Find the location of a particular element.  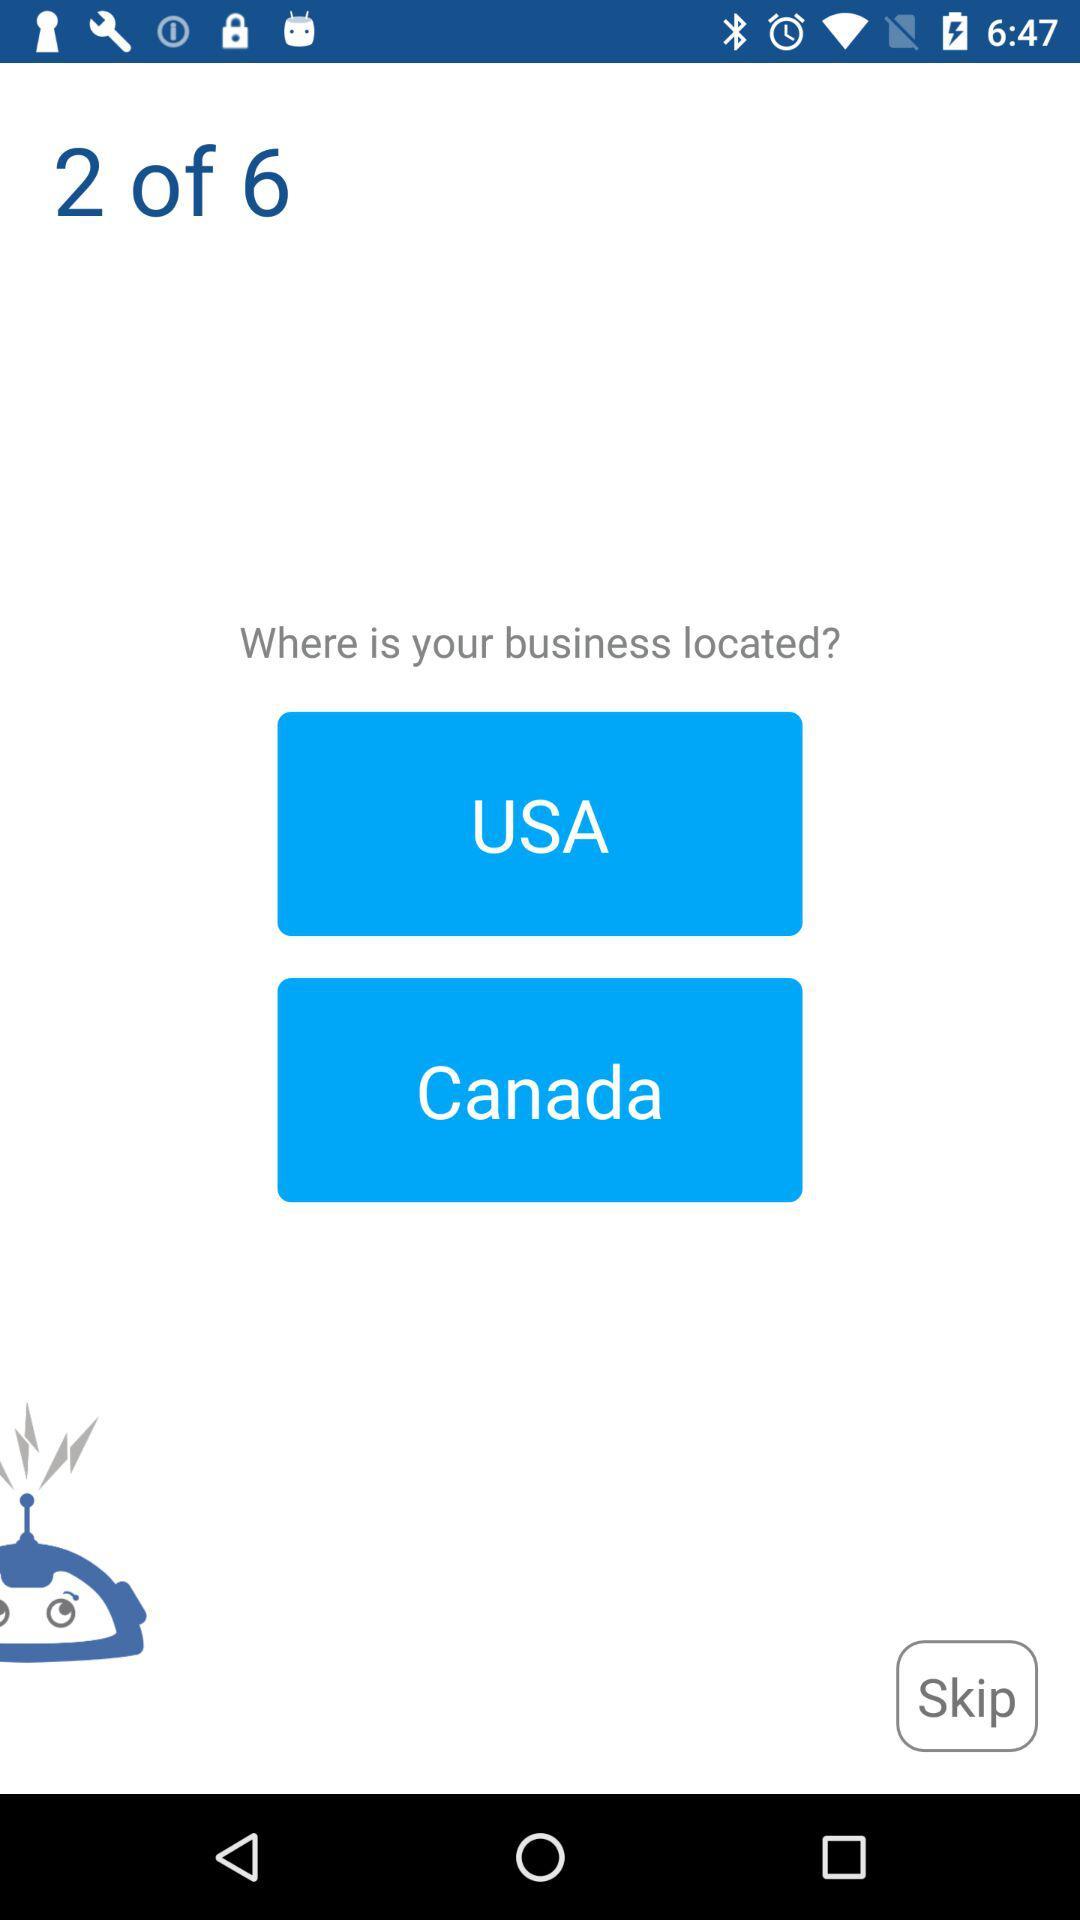

the item above the canada icon is located at coordinates (540, 823).